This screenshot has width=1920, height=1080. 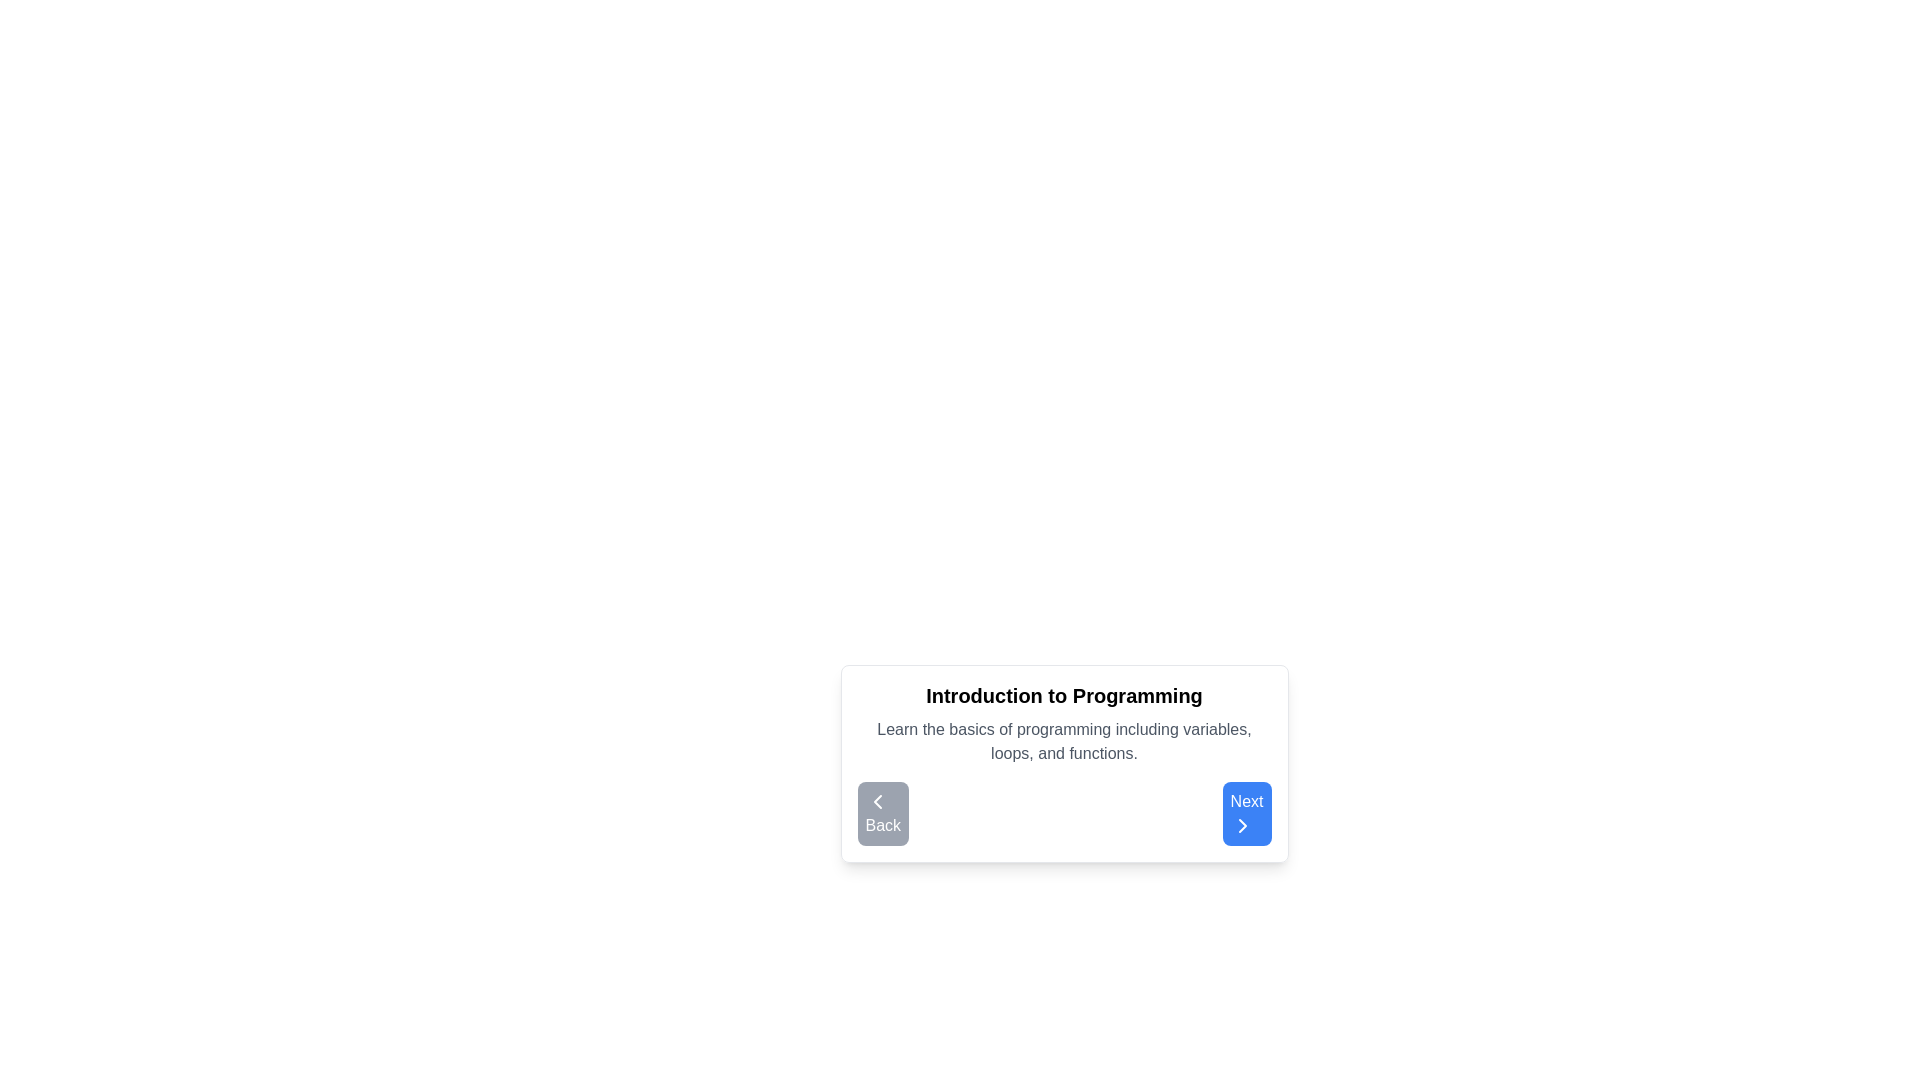 What do you see at coordinates (882, 813) in the screenshot?
I see `the navigational button located on the left side of the panel` at bounding box center [882, 813].